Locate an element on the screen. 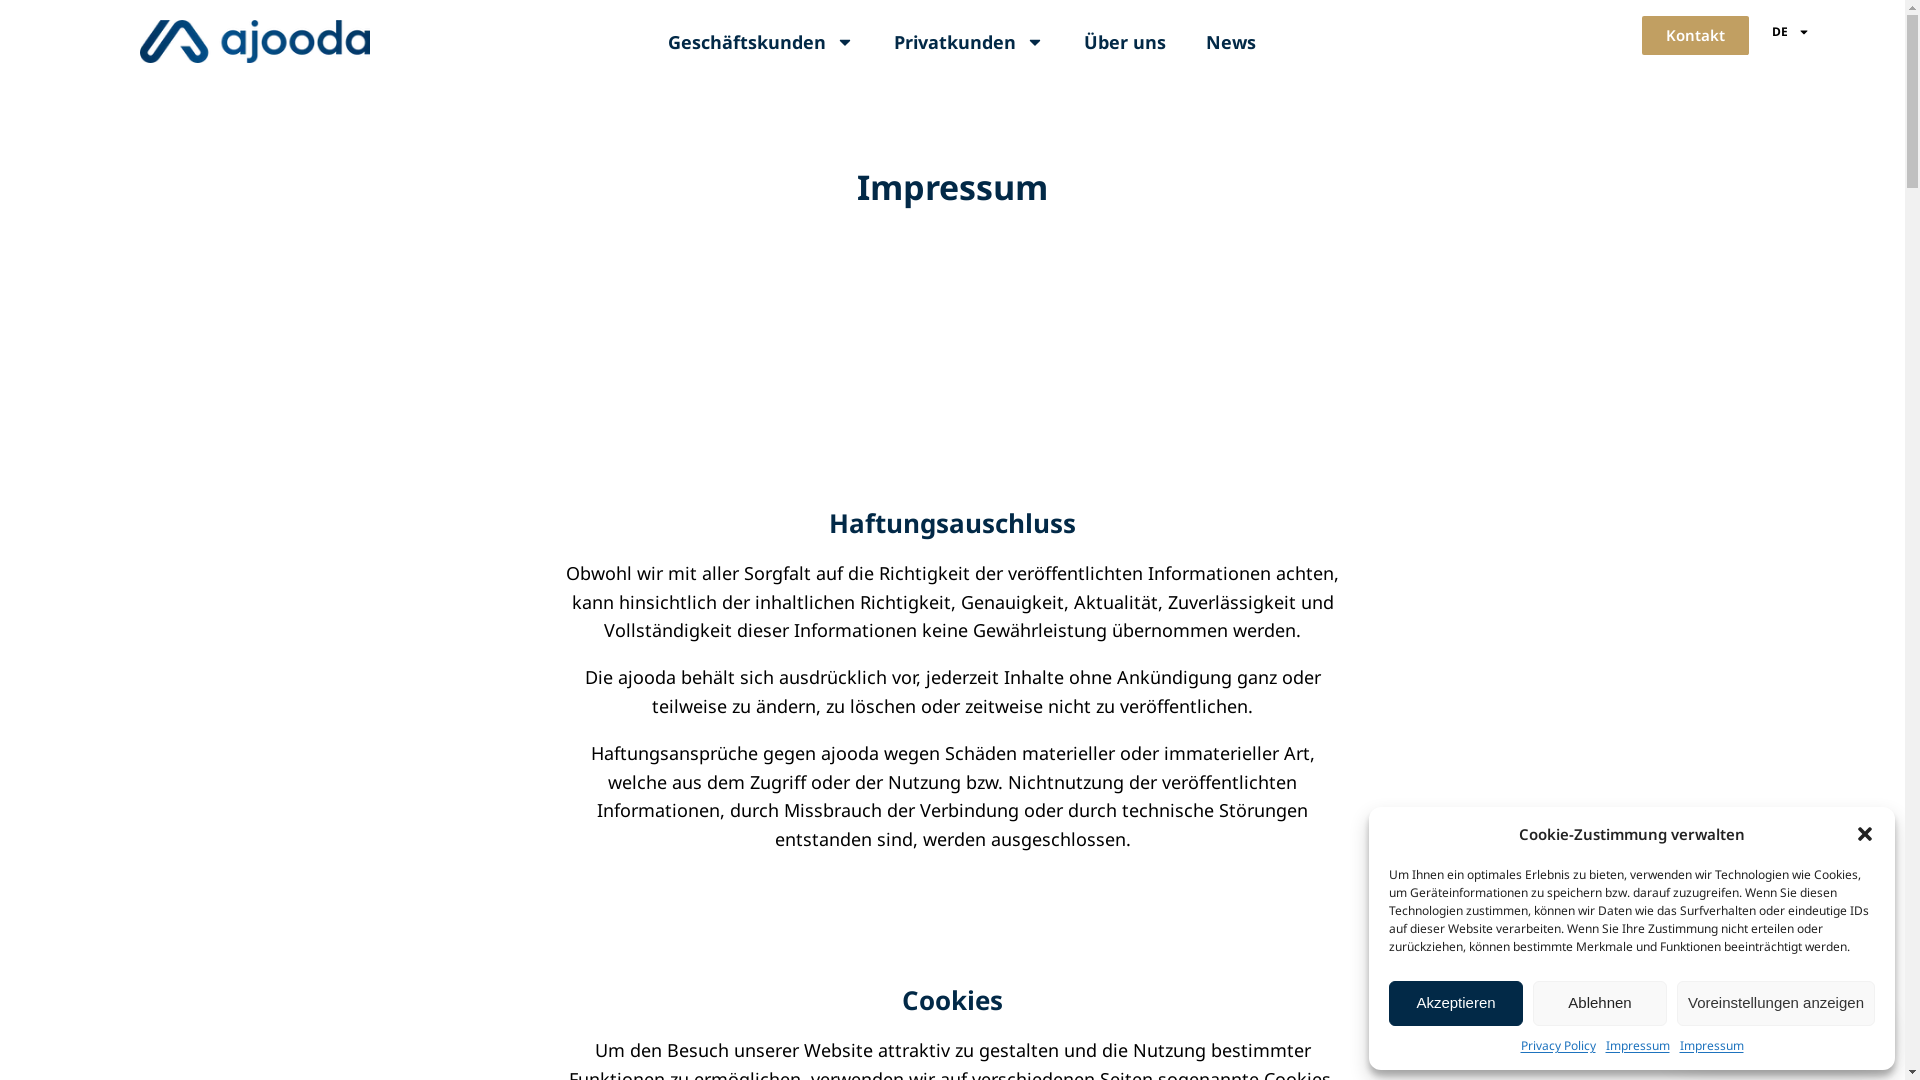  'Impressum' is located at coordinates (1711, 1044).